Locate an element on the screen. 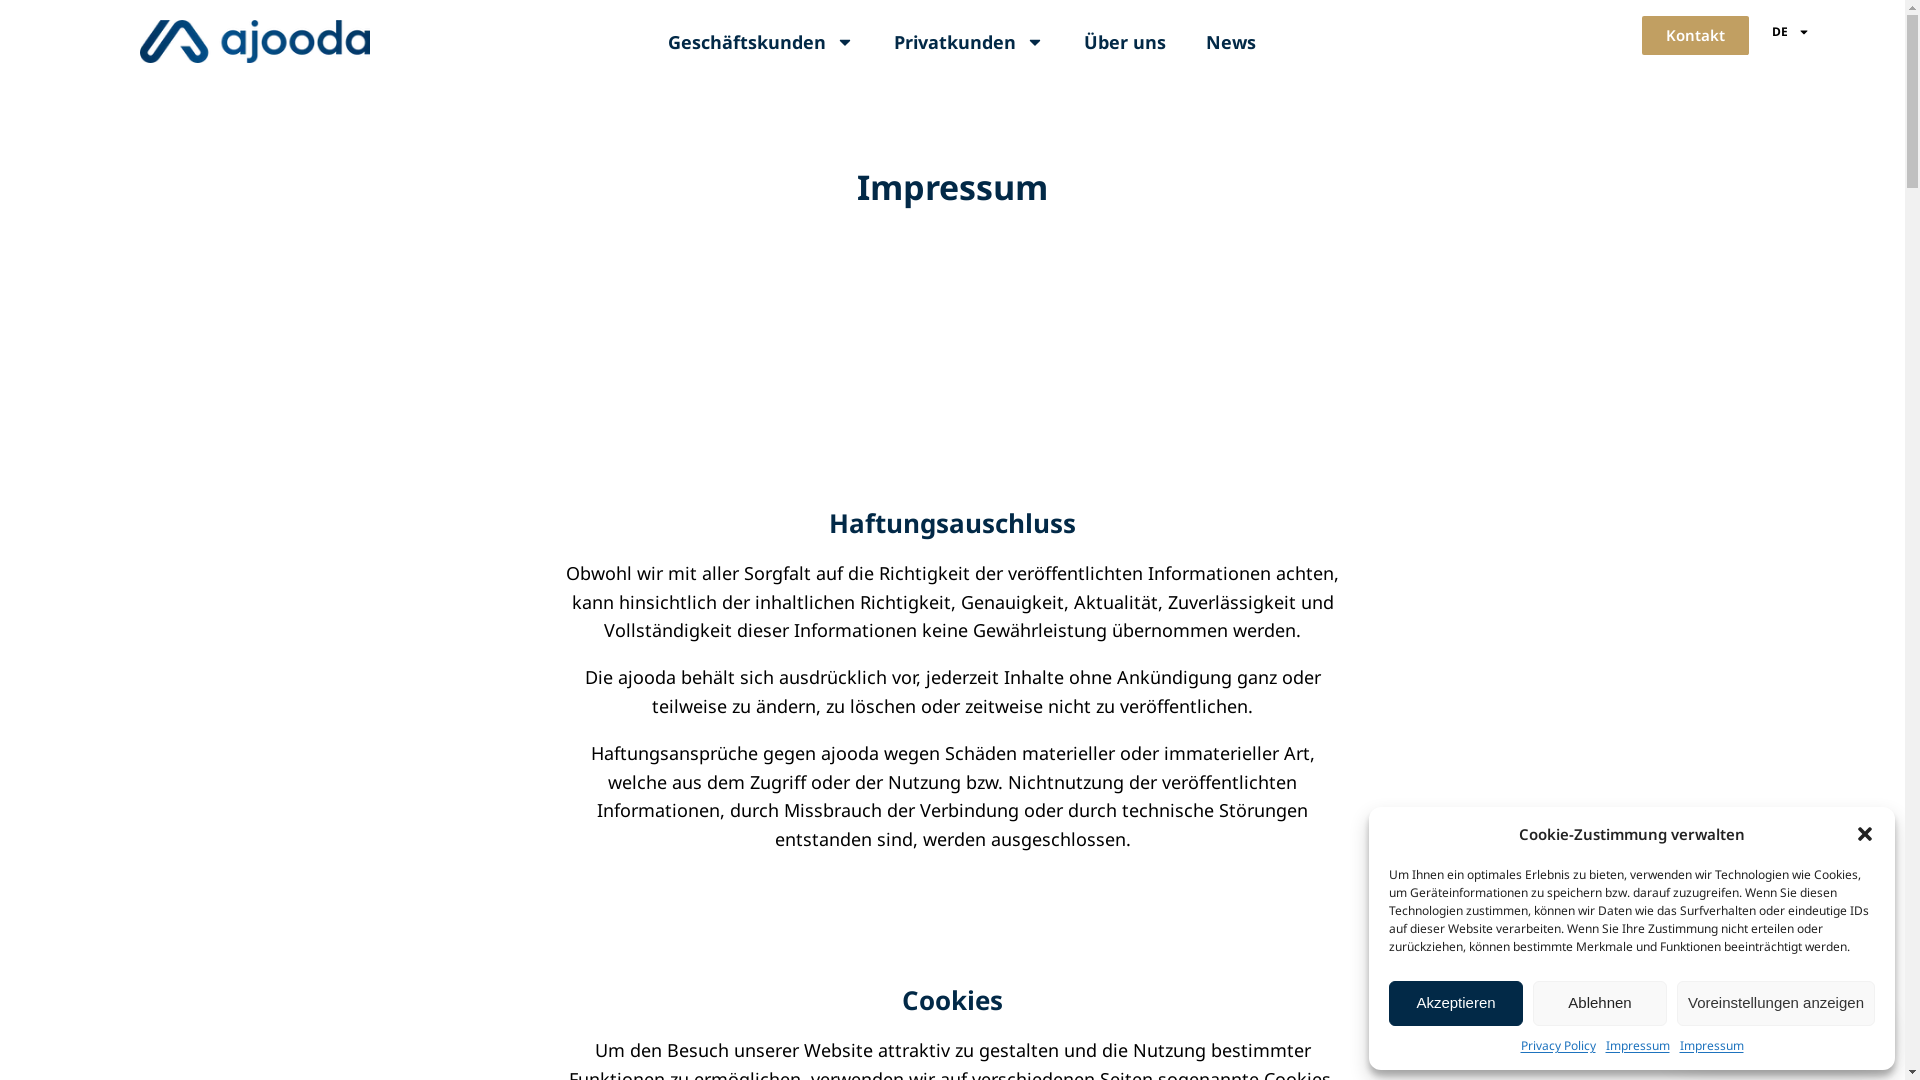  'Impressum' is located at coordinates (1711, 1044).